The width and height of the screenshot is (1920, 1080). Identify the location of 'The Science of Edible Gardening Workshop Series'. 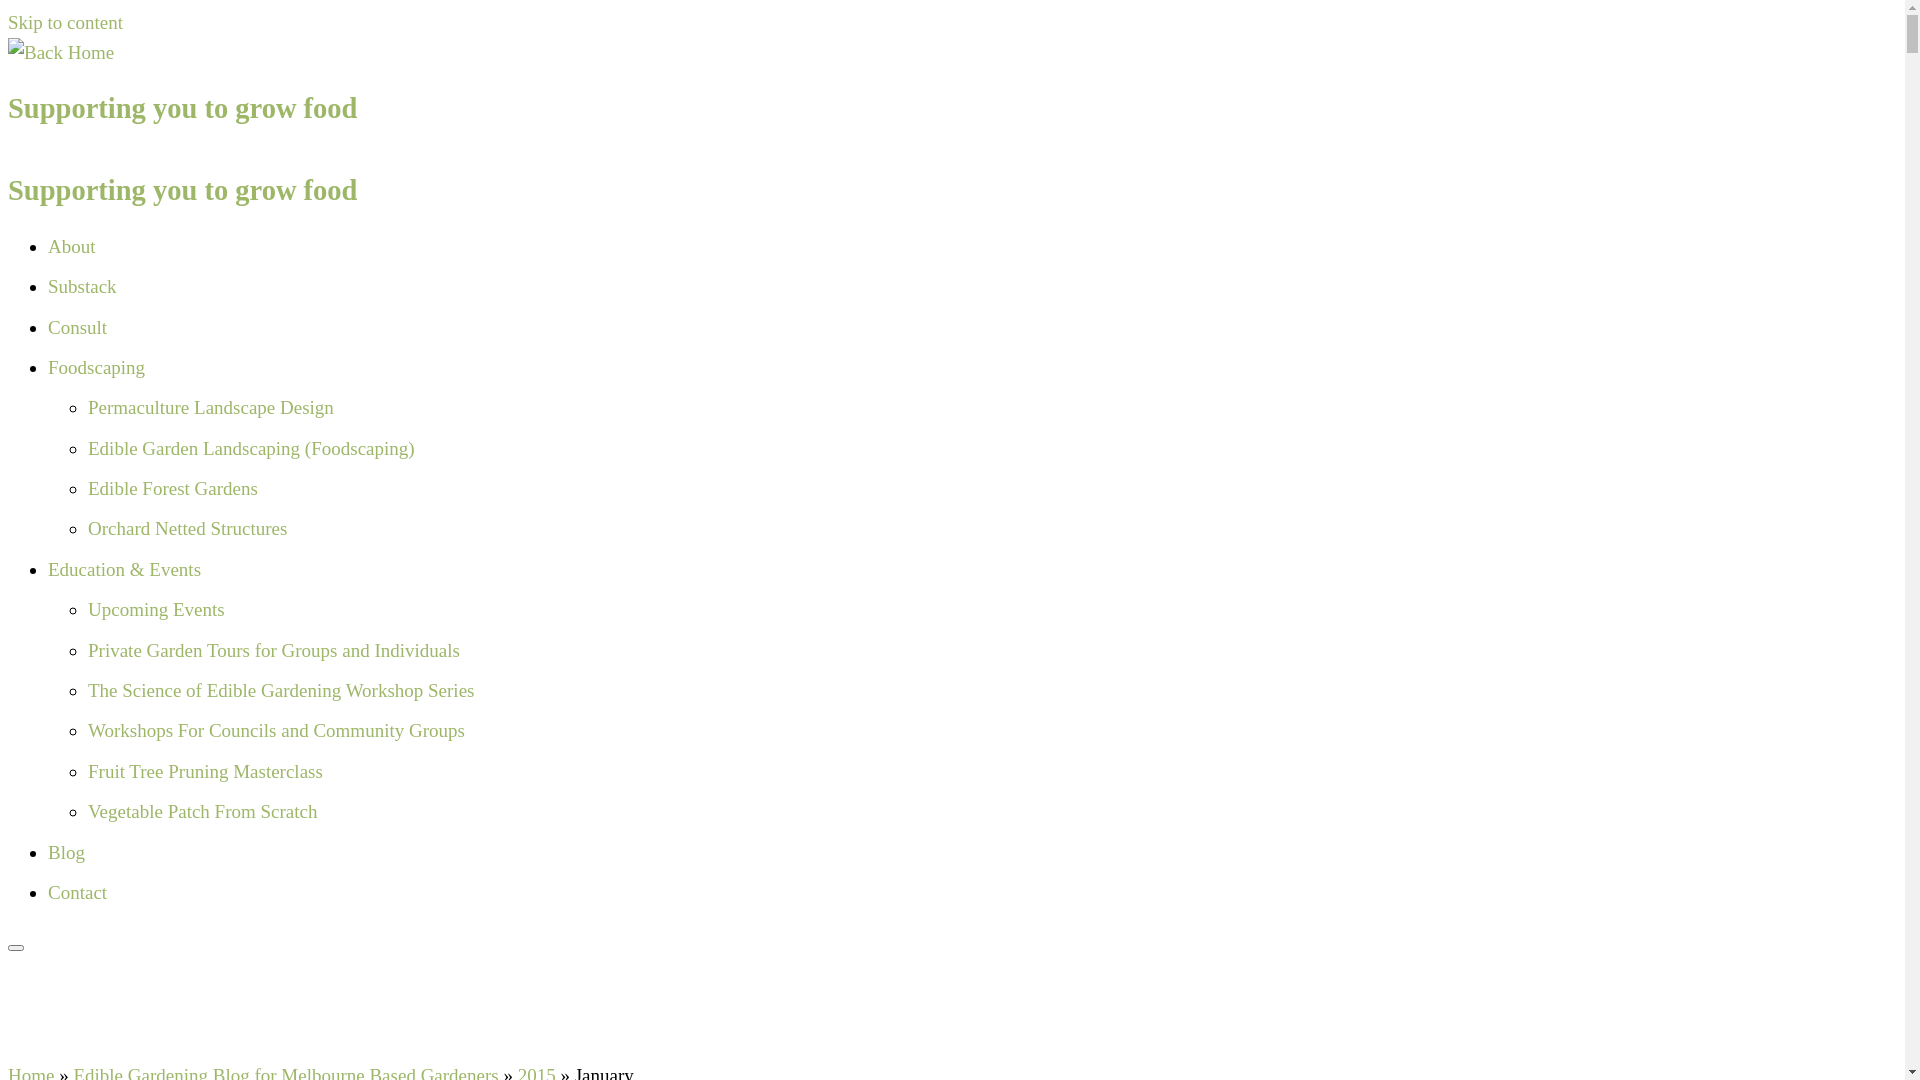
(280, 689).